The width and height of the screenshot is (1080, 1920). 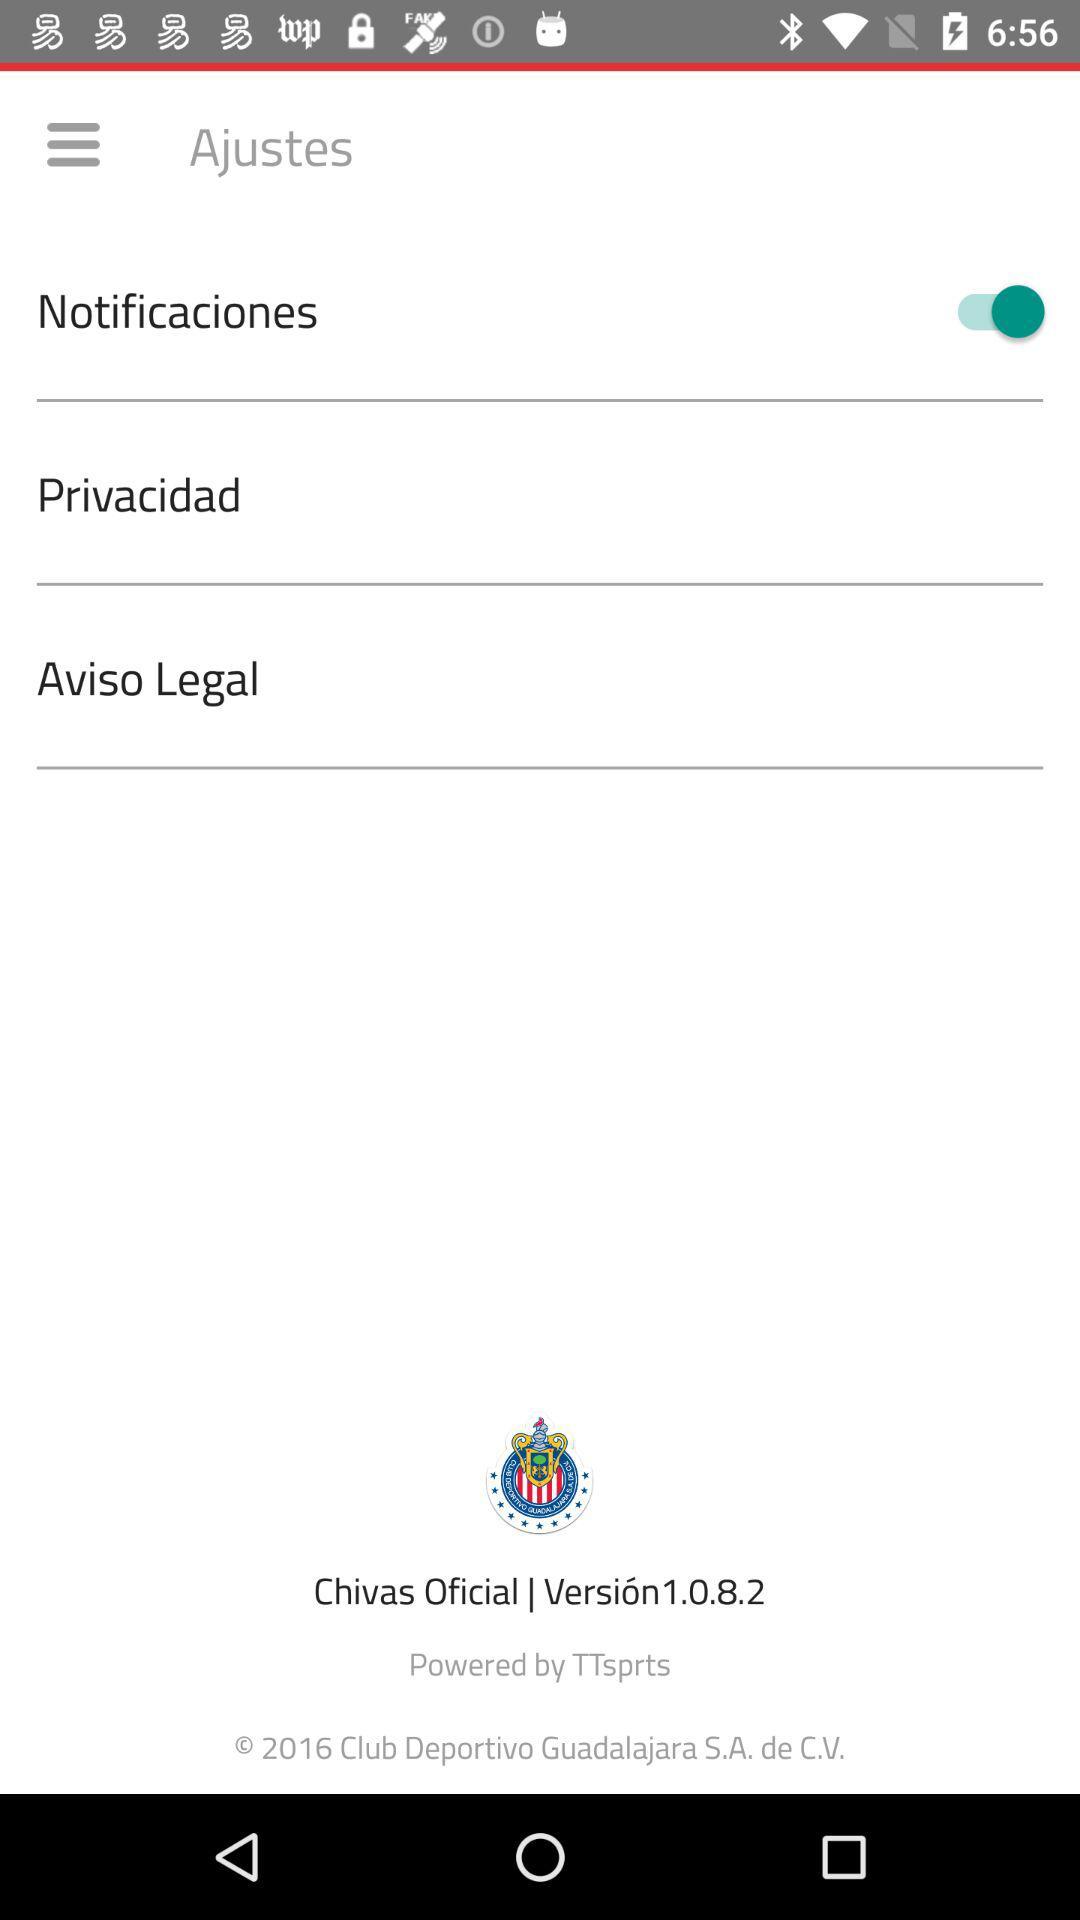 I want to click on icon next to the notificaciones item, so click(x=991, y=310).